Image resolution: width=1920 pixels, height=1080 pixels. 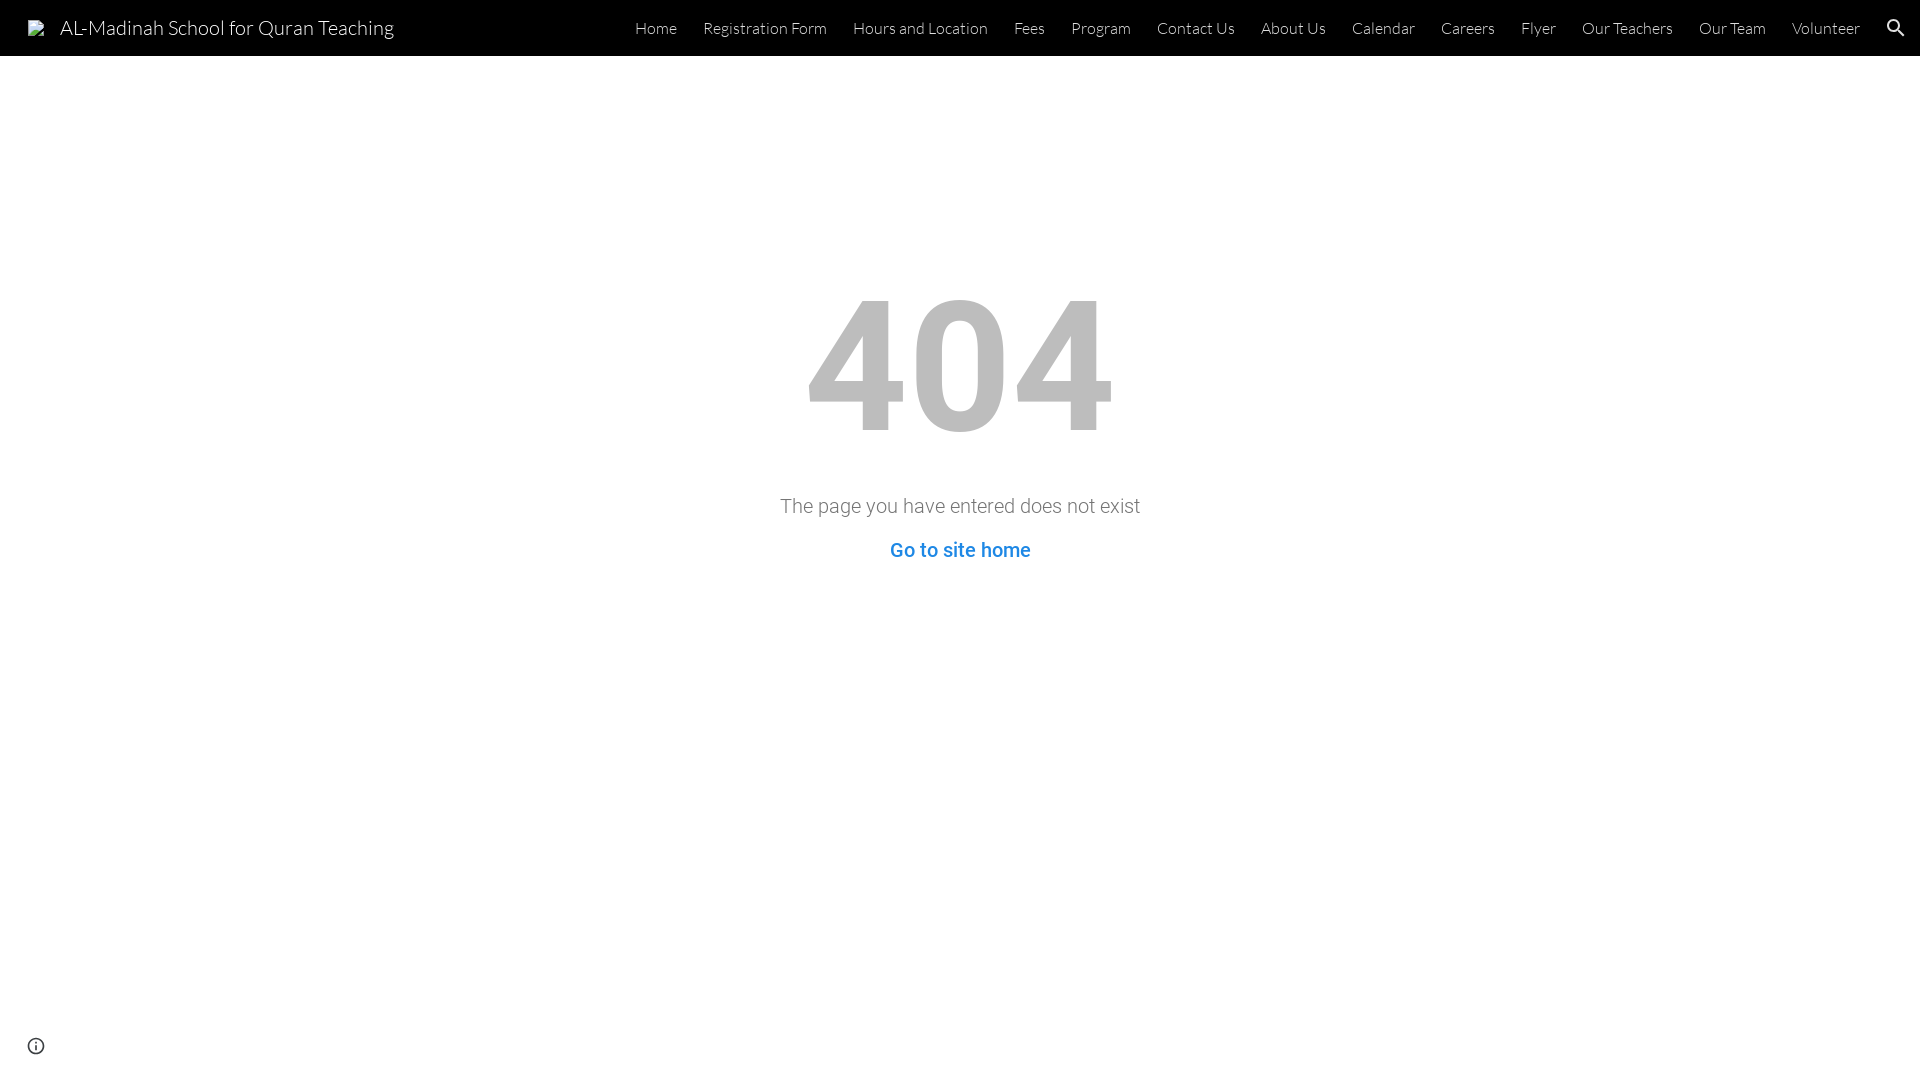 What do you see at coordinates (888, 550) in the screenshot?
I see `'Go to site home'` at bounding box center [888, 550].